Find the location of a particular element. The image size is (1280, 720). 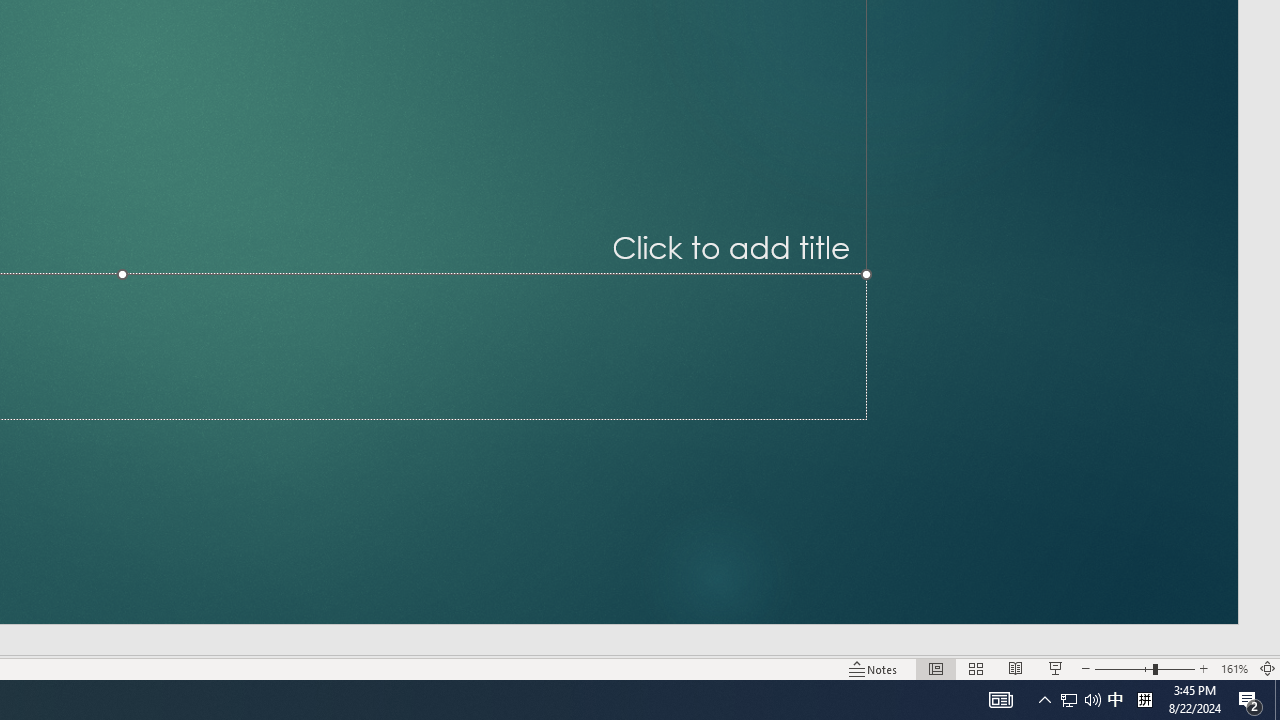

'Reading View' is located at coordinates (1015, 669).